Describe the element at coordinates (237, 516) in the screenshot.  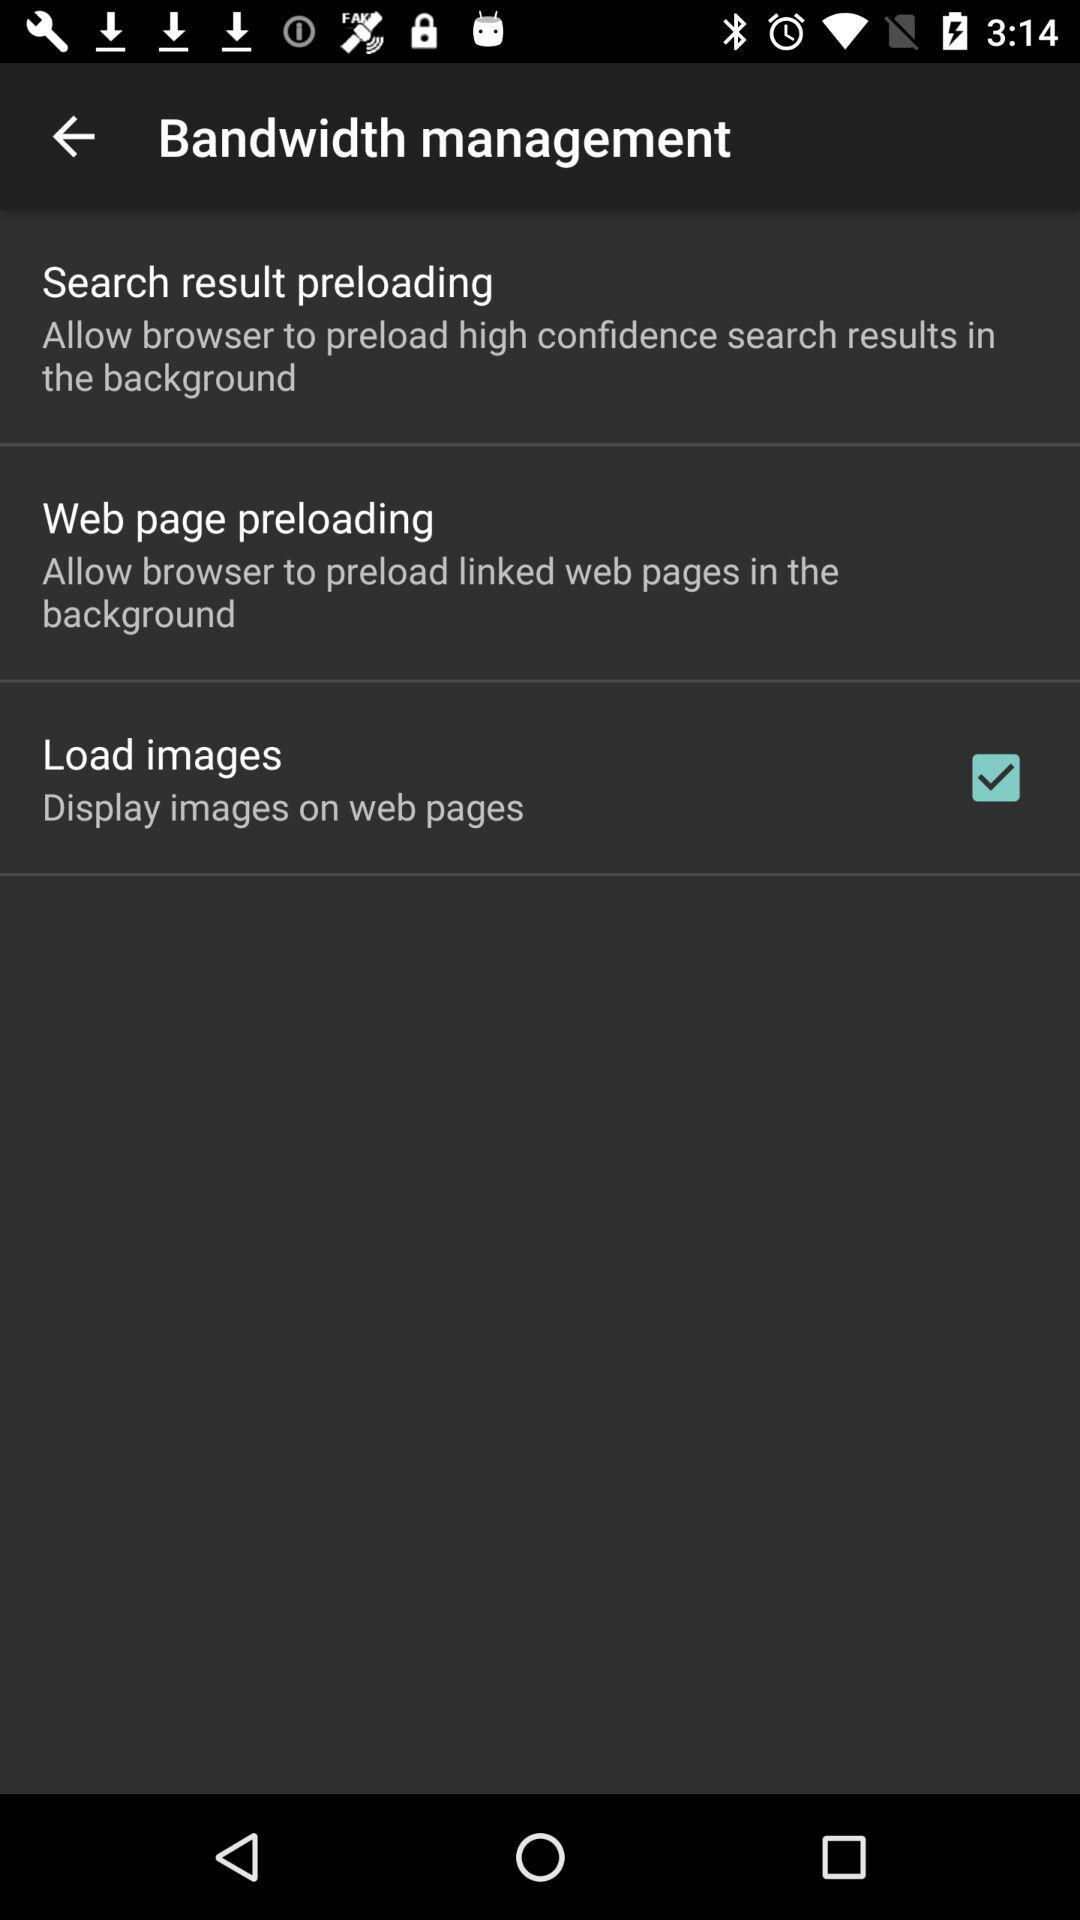
I see `the web page preloading icon` at that location.